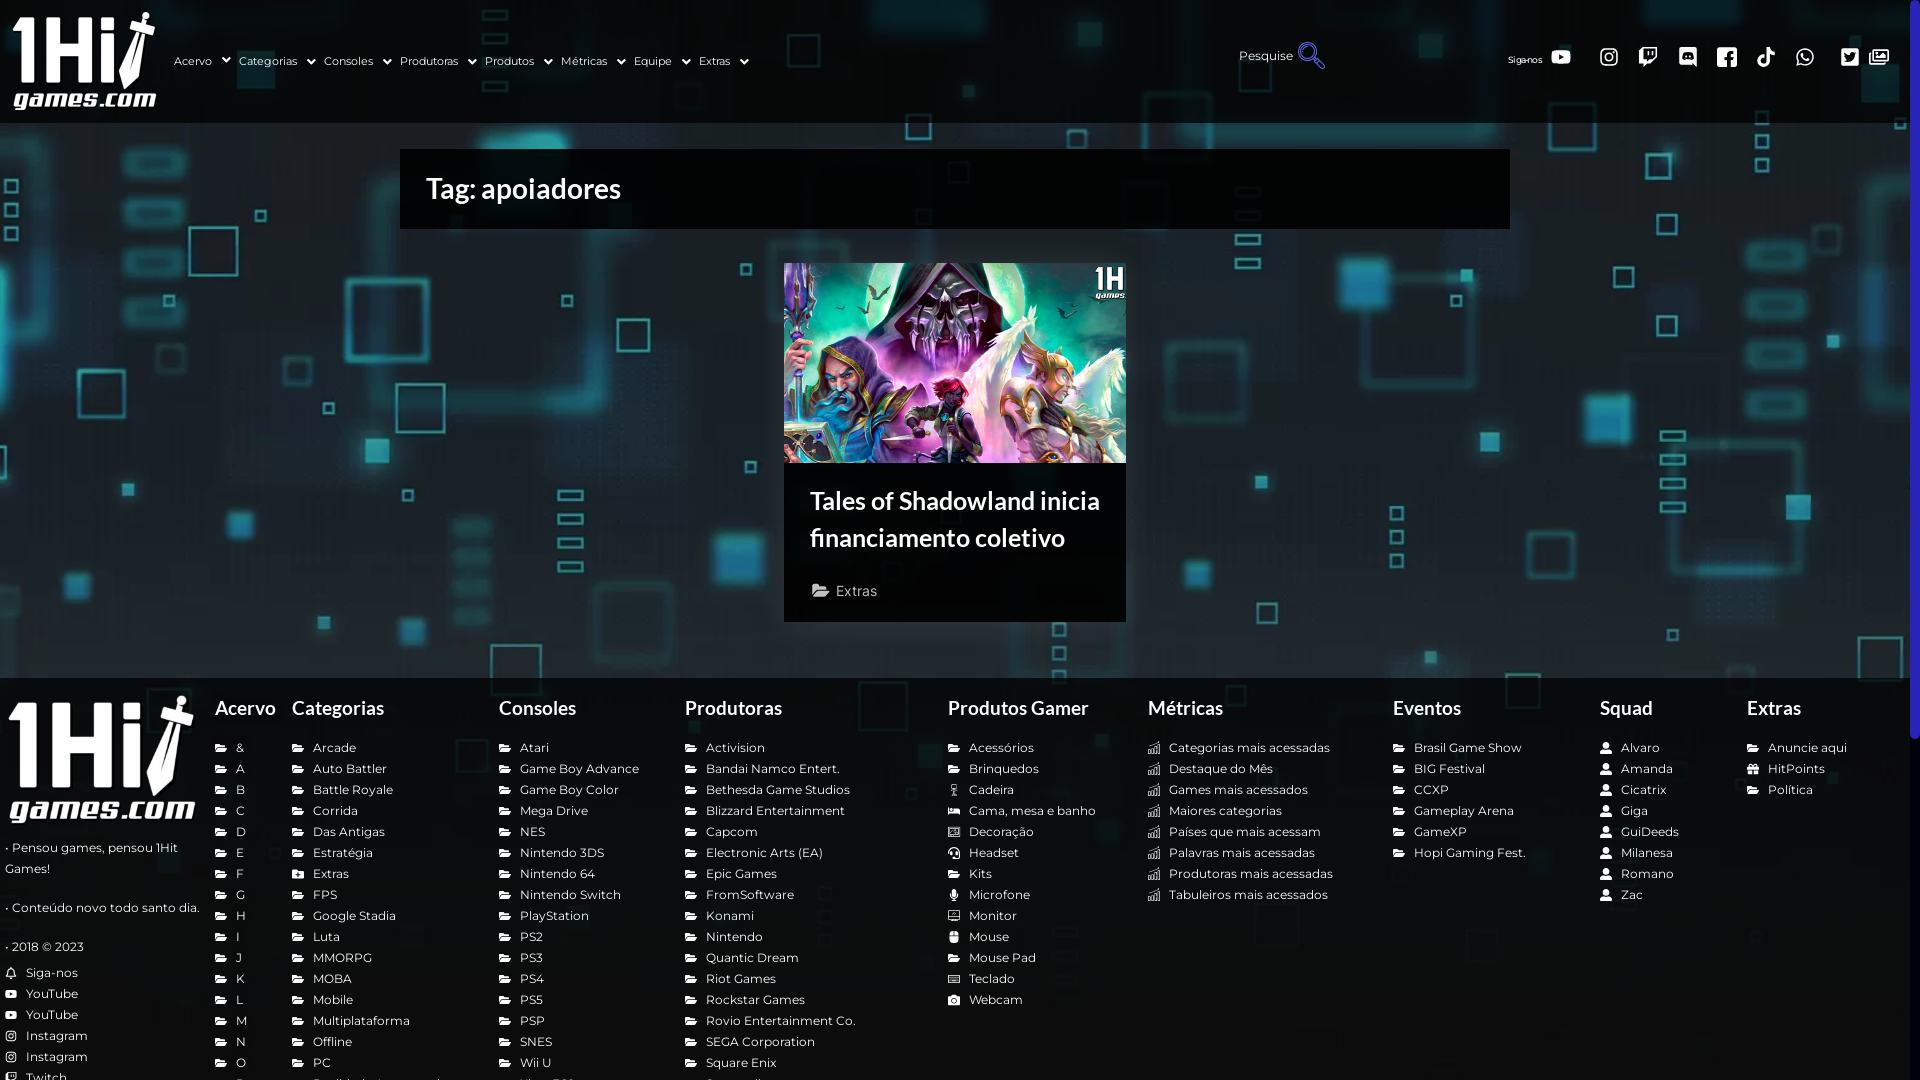  Describe the element at coordinates (1038, 893) in the screenshot. I see `'Microfone'` at that location.